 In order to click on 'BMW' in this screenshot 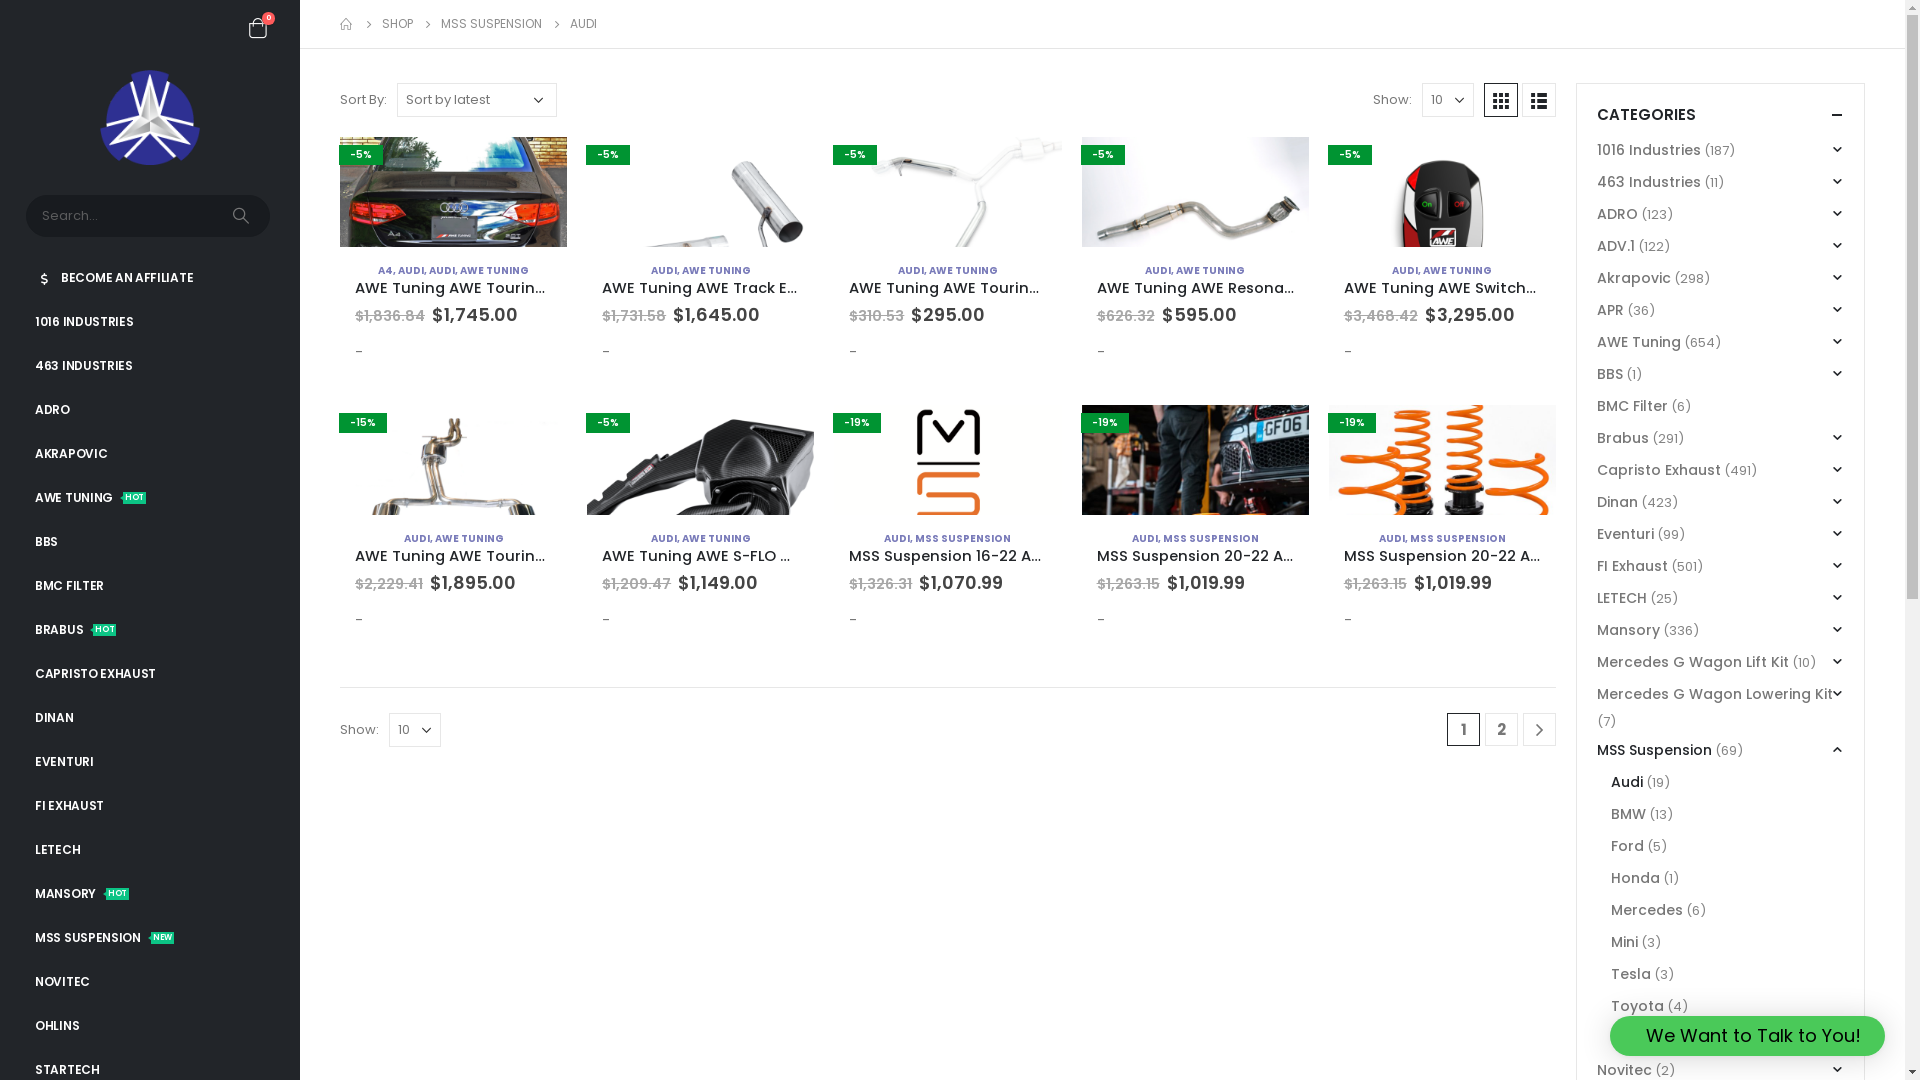, I will do `click(1628, 813)`.